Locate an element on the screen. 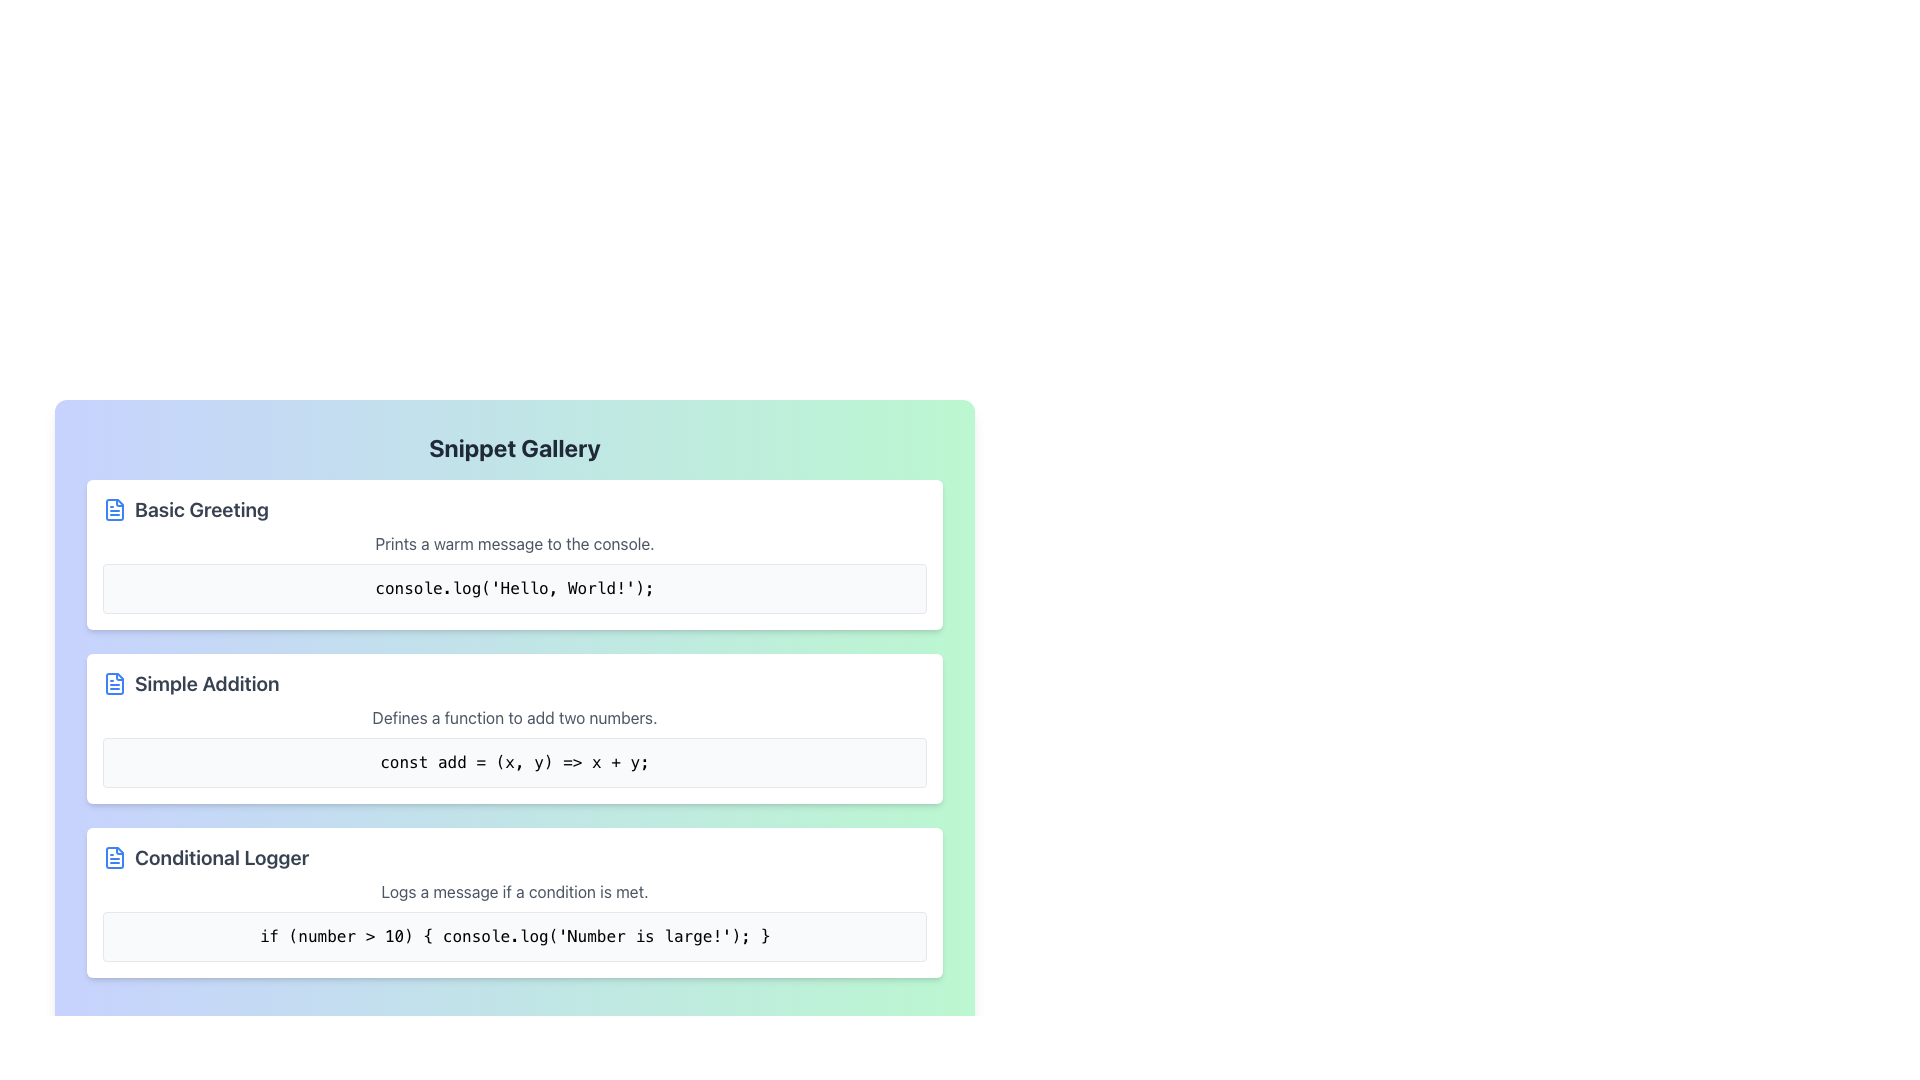 Image resolution: width=1920 pixels, height=1080 pixels. the SVG Icon representing 'Simple Addition', which is positioned to the left of the text within the code snippet block is located at coordinates (114, 682).